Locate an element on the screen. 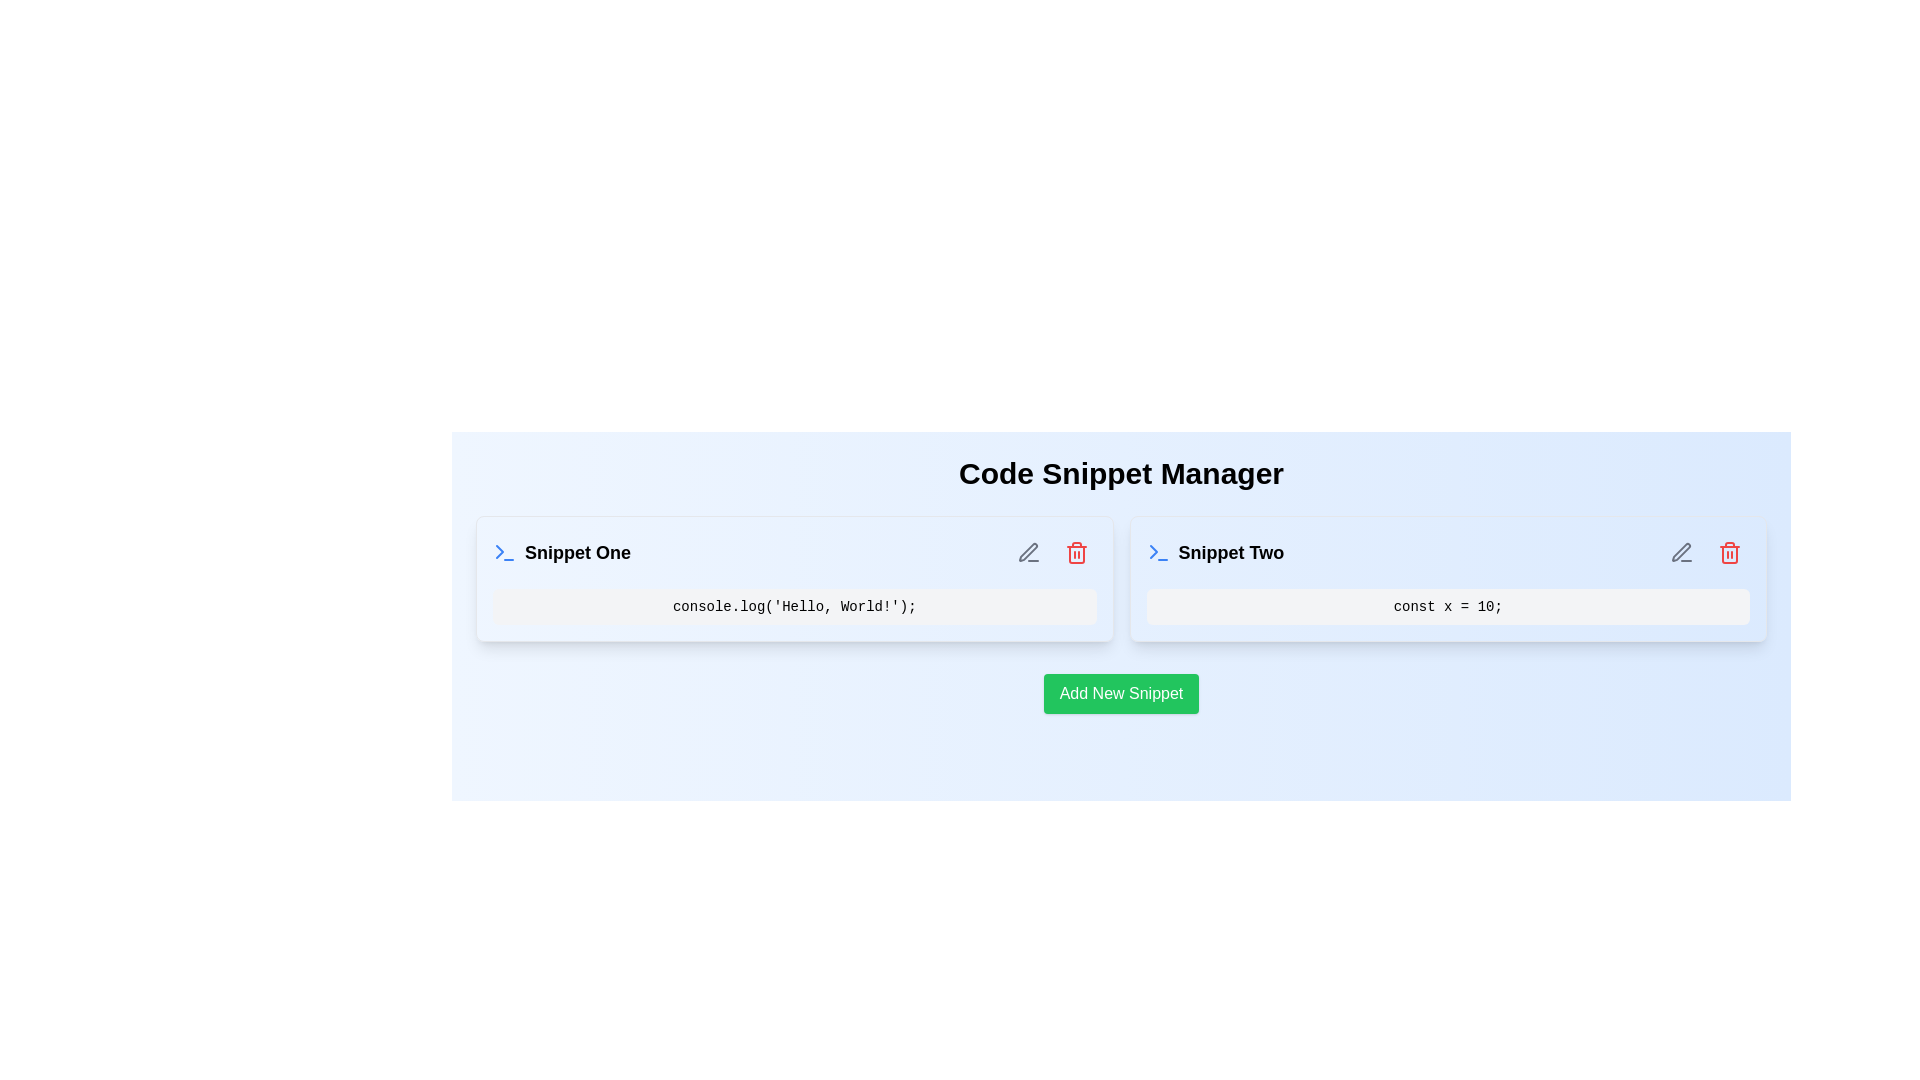 Image resolution: width=1920 pixels, height=1080 pixels. the edit button located to the right of 'Snippet One' is located at coordinates (1028, 552).